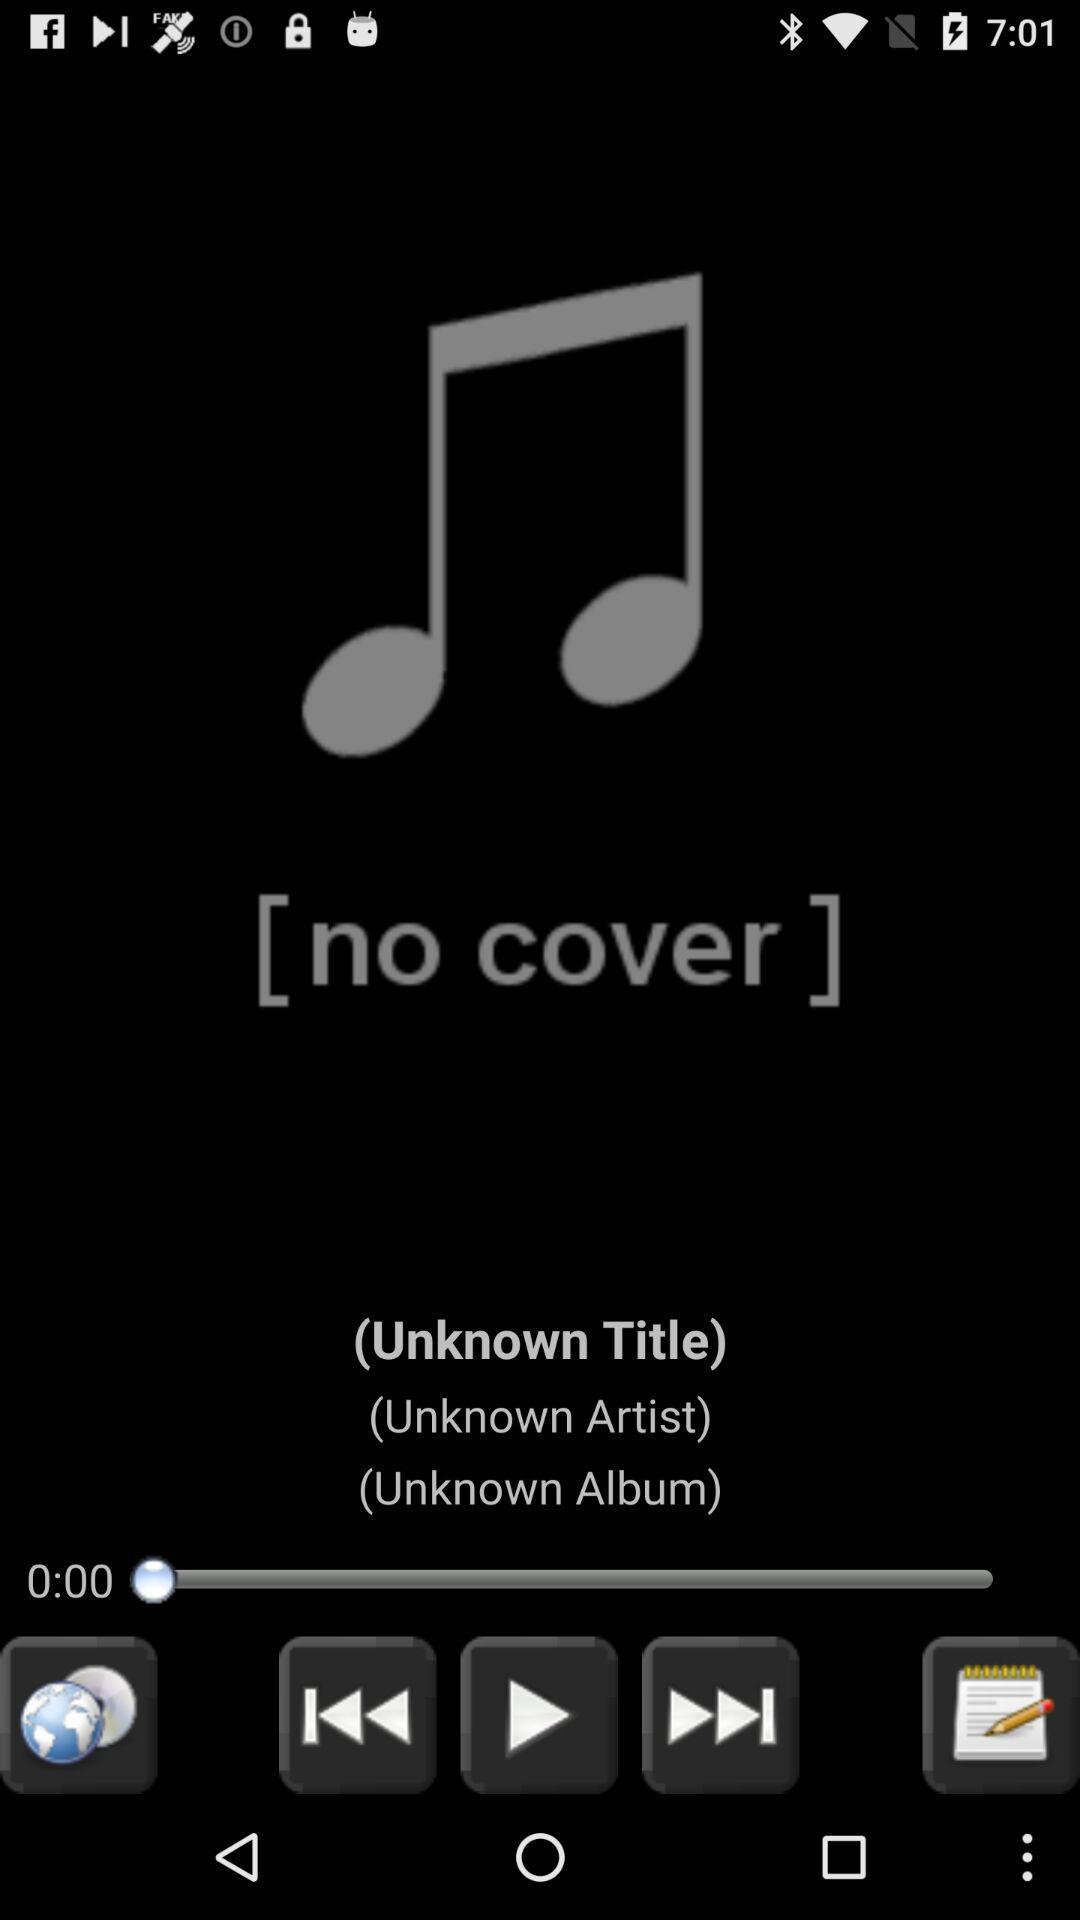 Image resolution: width=1080 pixels, height=1920 pixels. I want to click on the edit icon, so click(1001, 1835).